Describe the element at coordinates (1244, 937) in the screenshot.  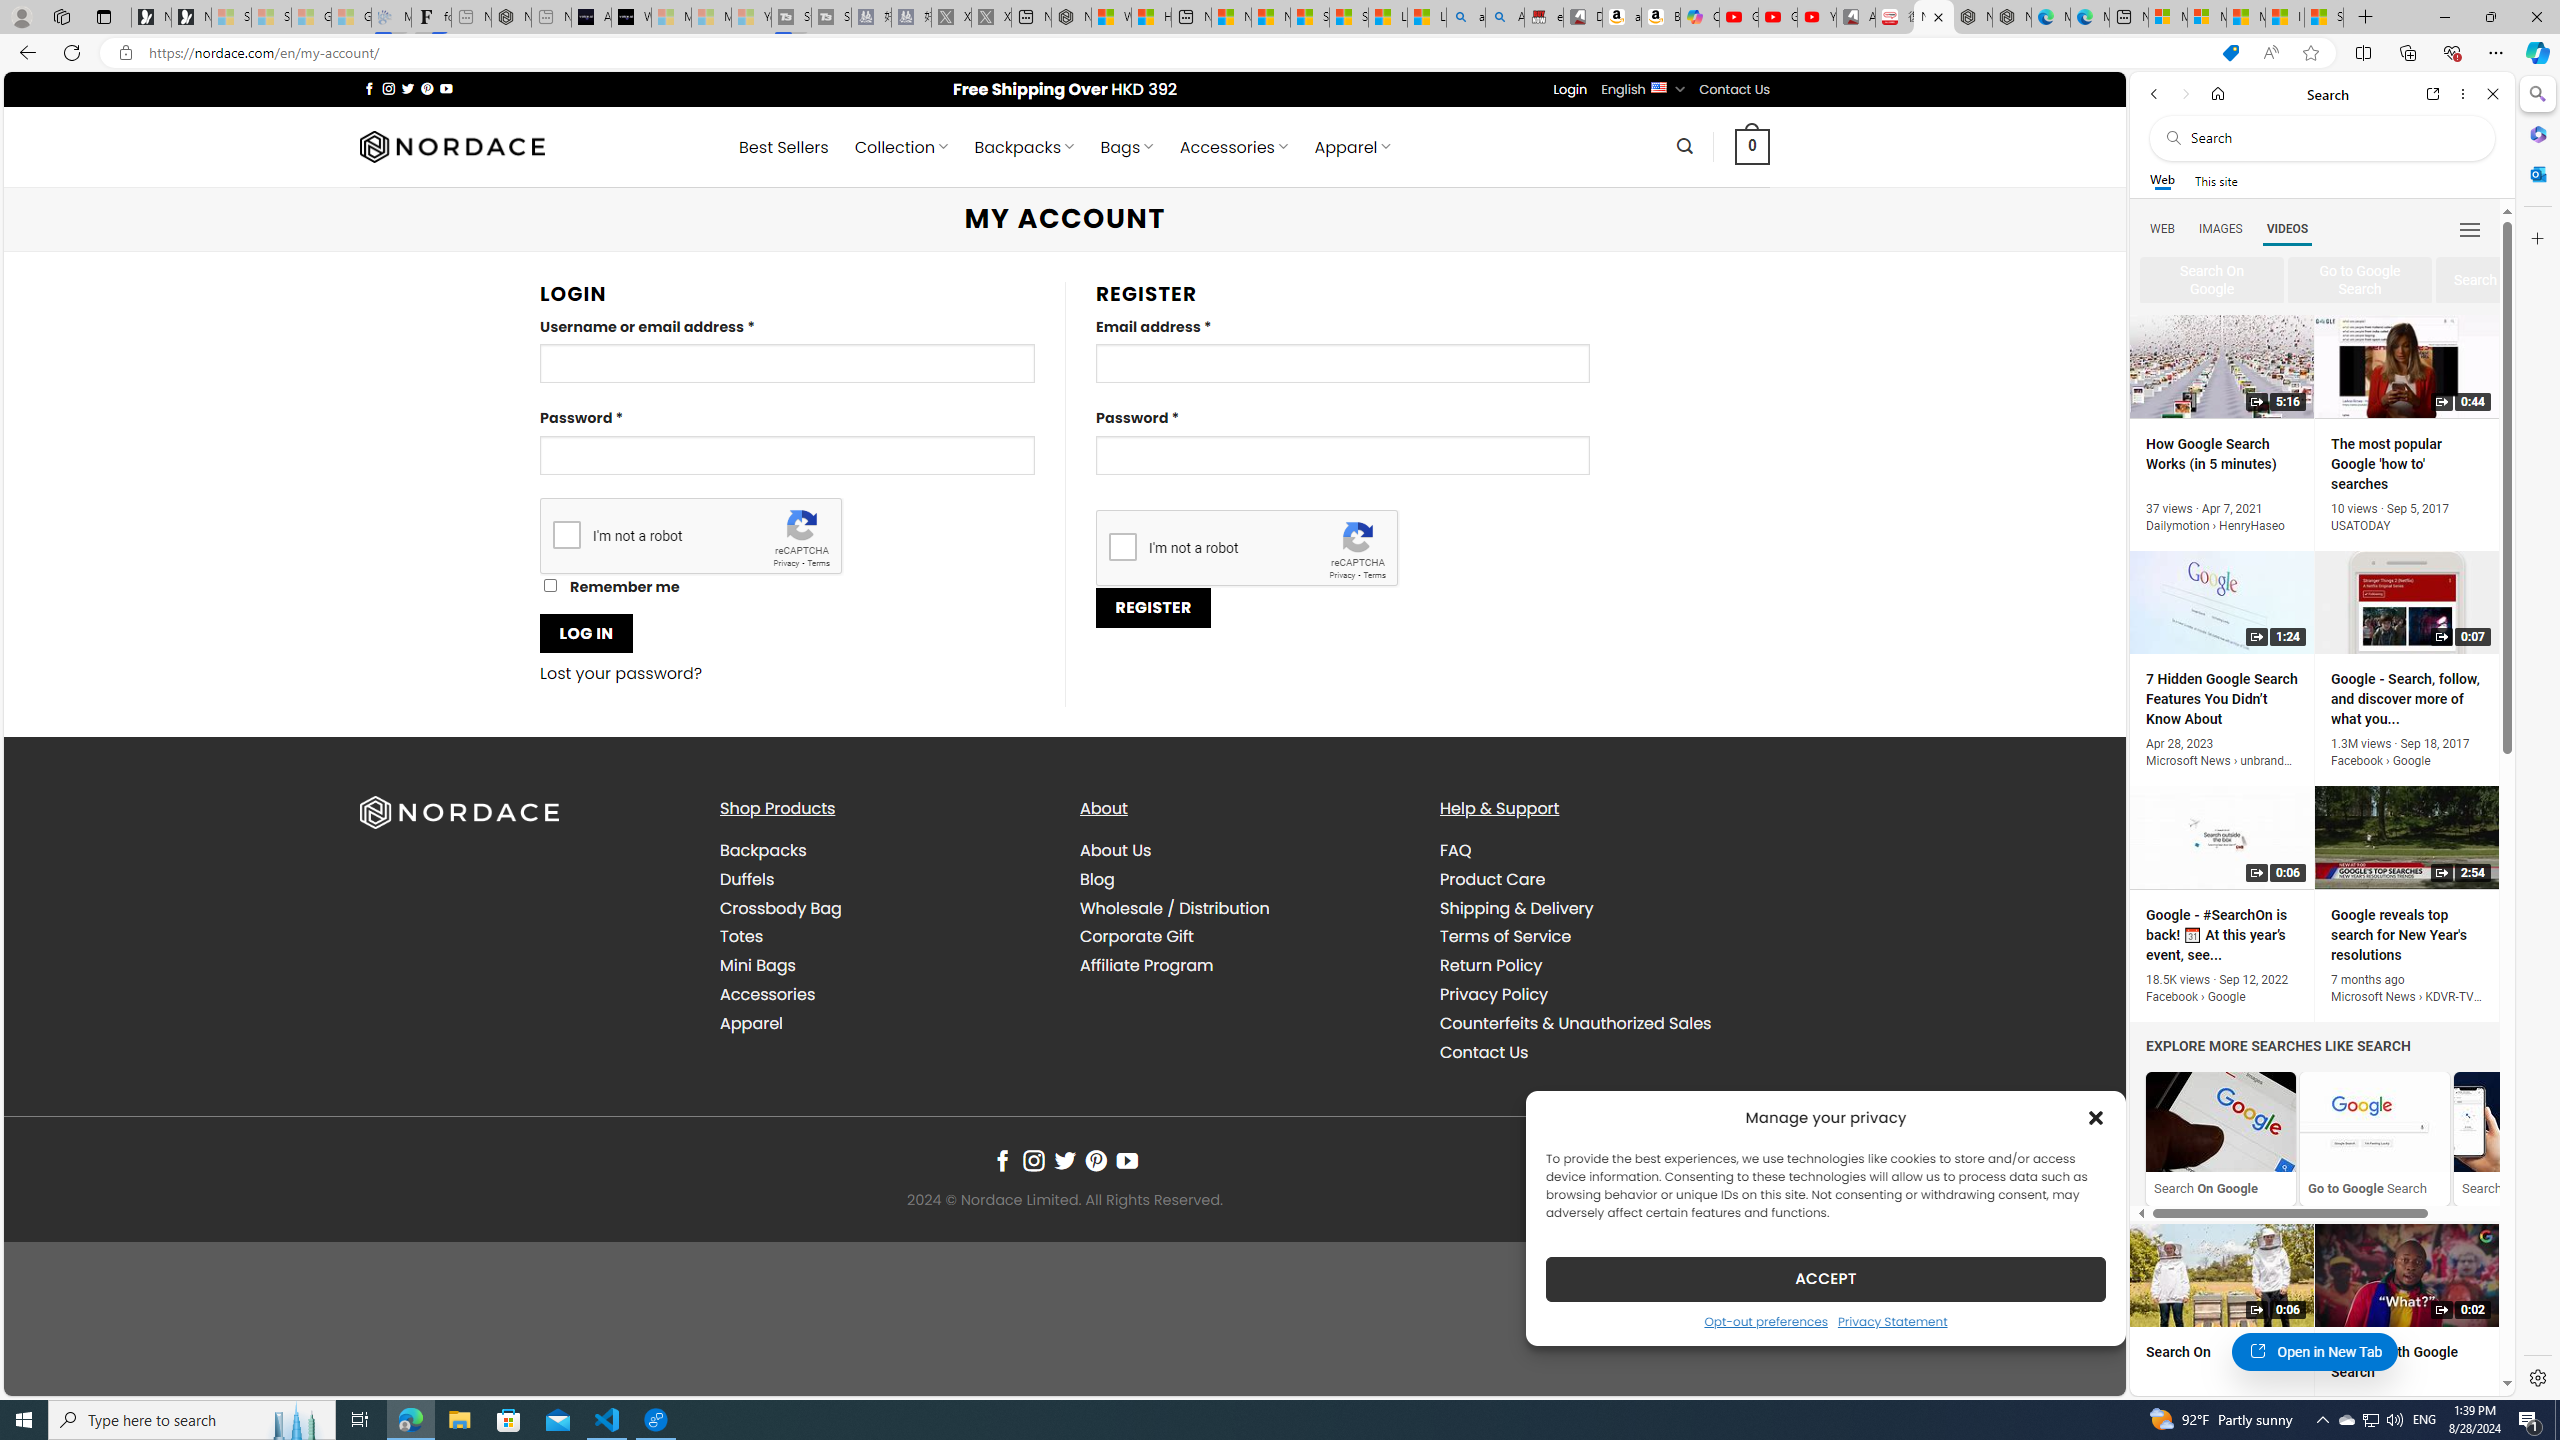
I see `'Corporate Gift'` at that location.